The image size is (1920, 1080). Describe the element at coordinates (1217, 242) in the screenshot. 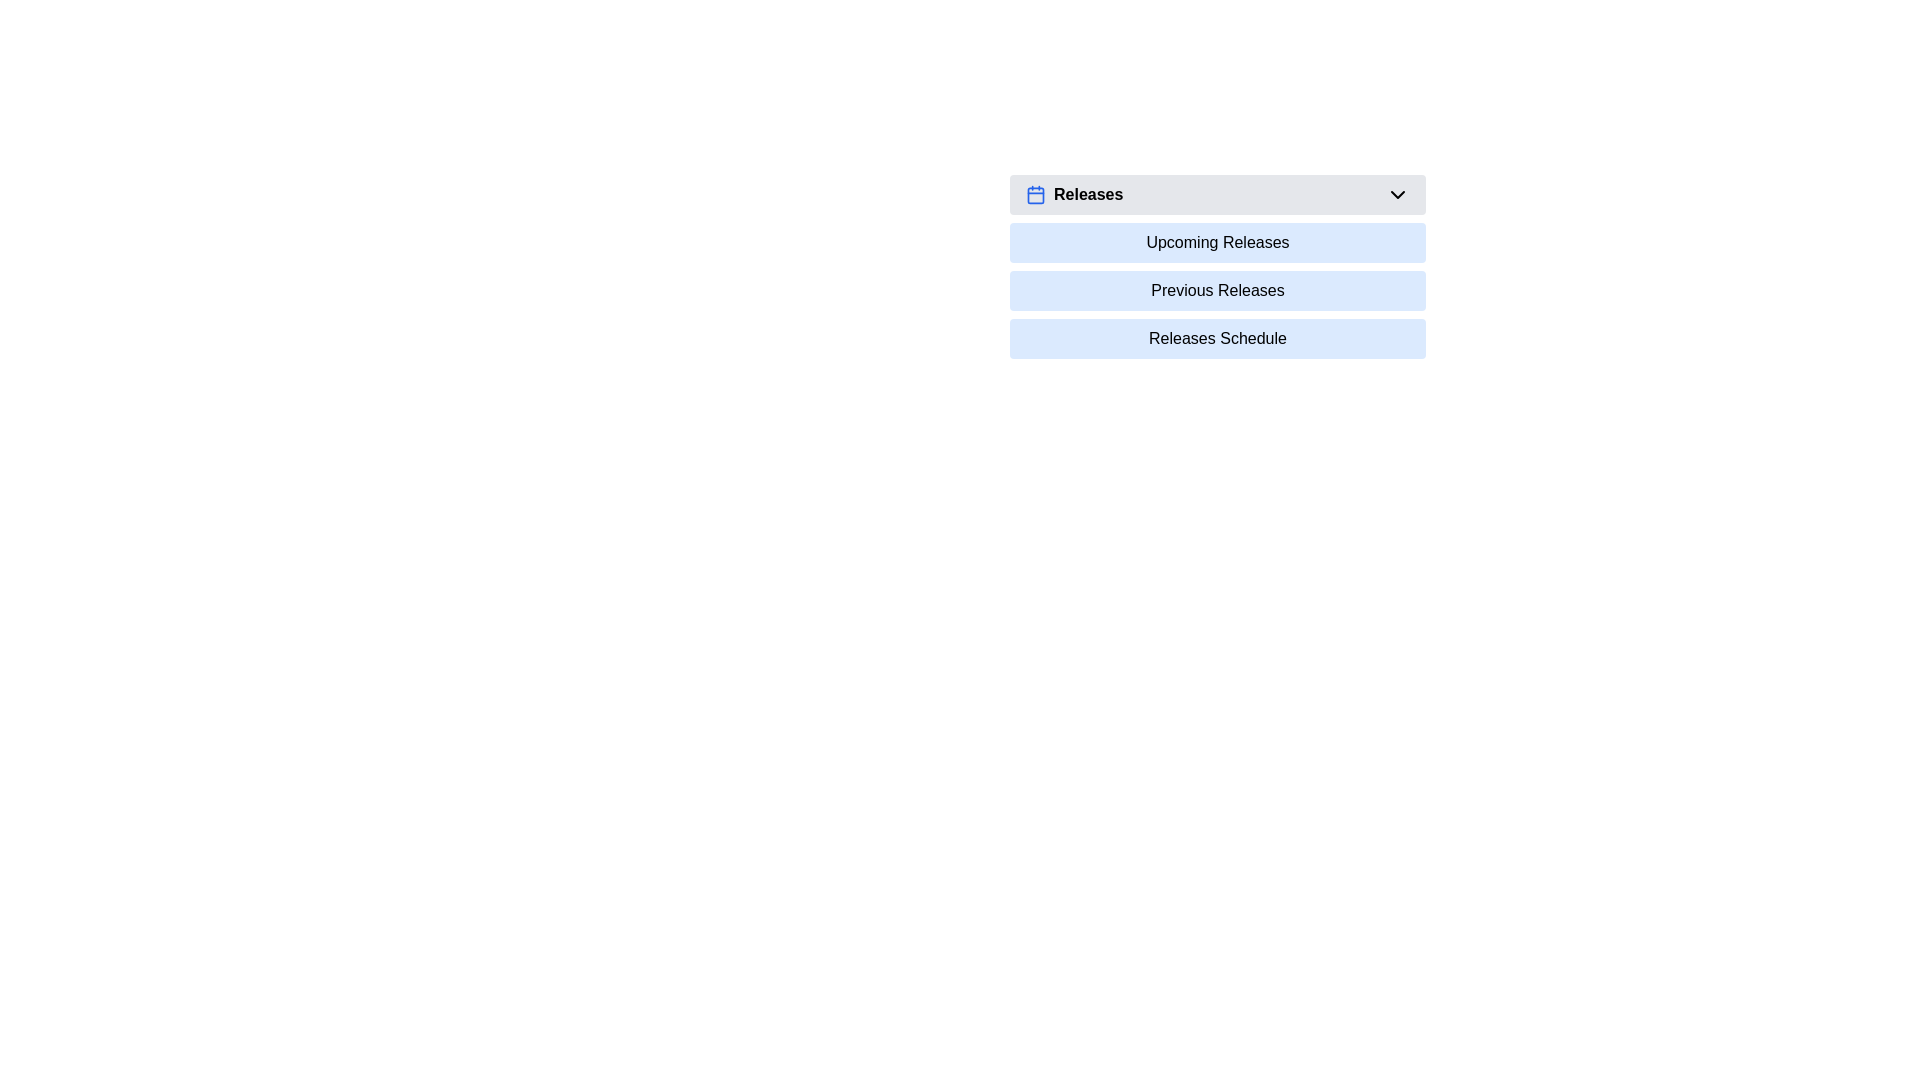

I see `the button that navigates to the 'Upcoming Releases' section to observe a visual feedback change` at that location.